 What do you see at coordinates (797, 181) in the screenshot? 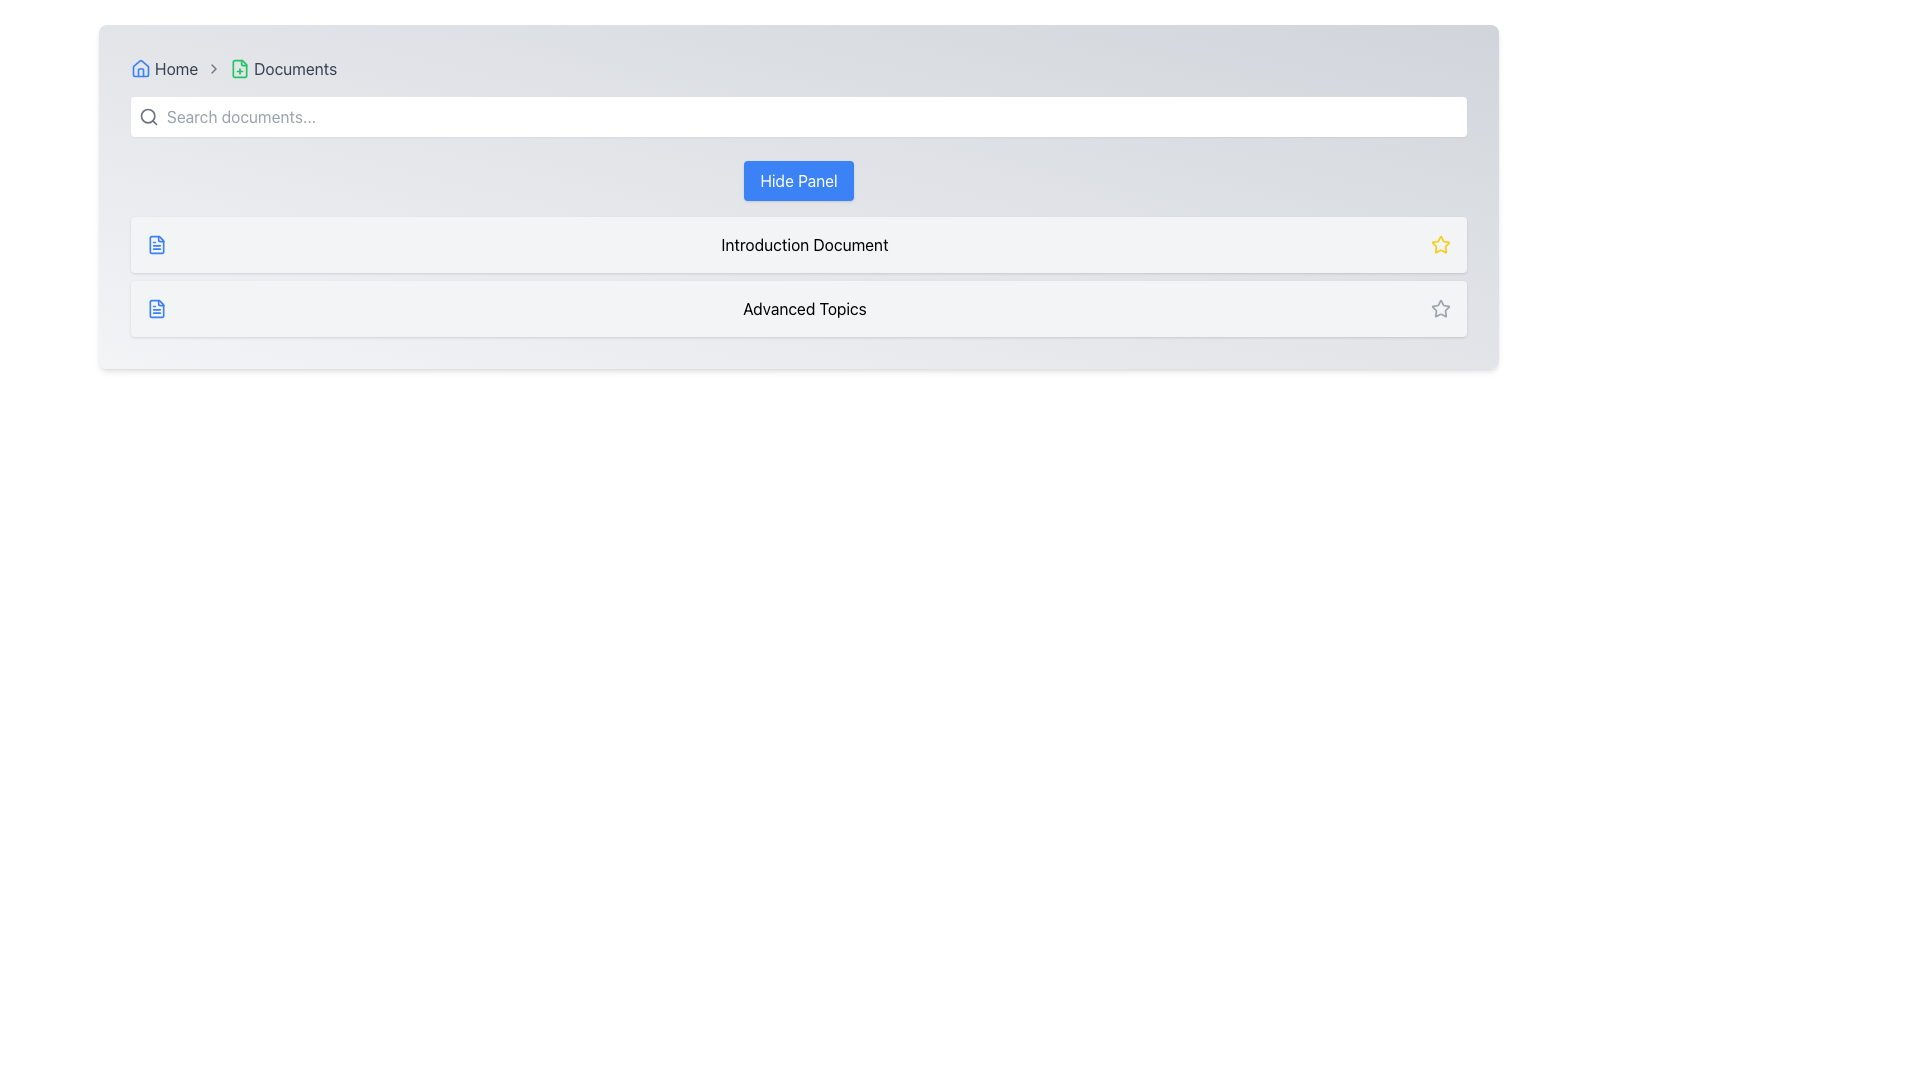
I see `the rectangular blue button labeled 'Hide Panel'` at bounding box center [797, 181].